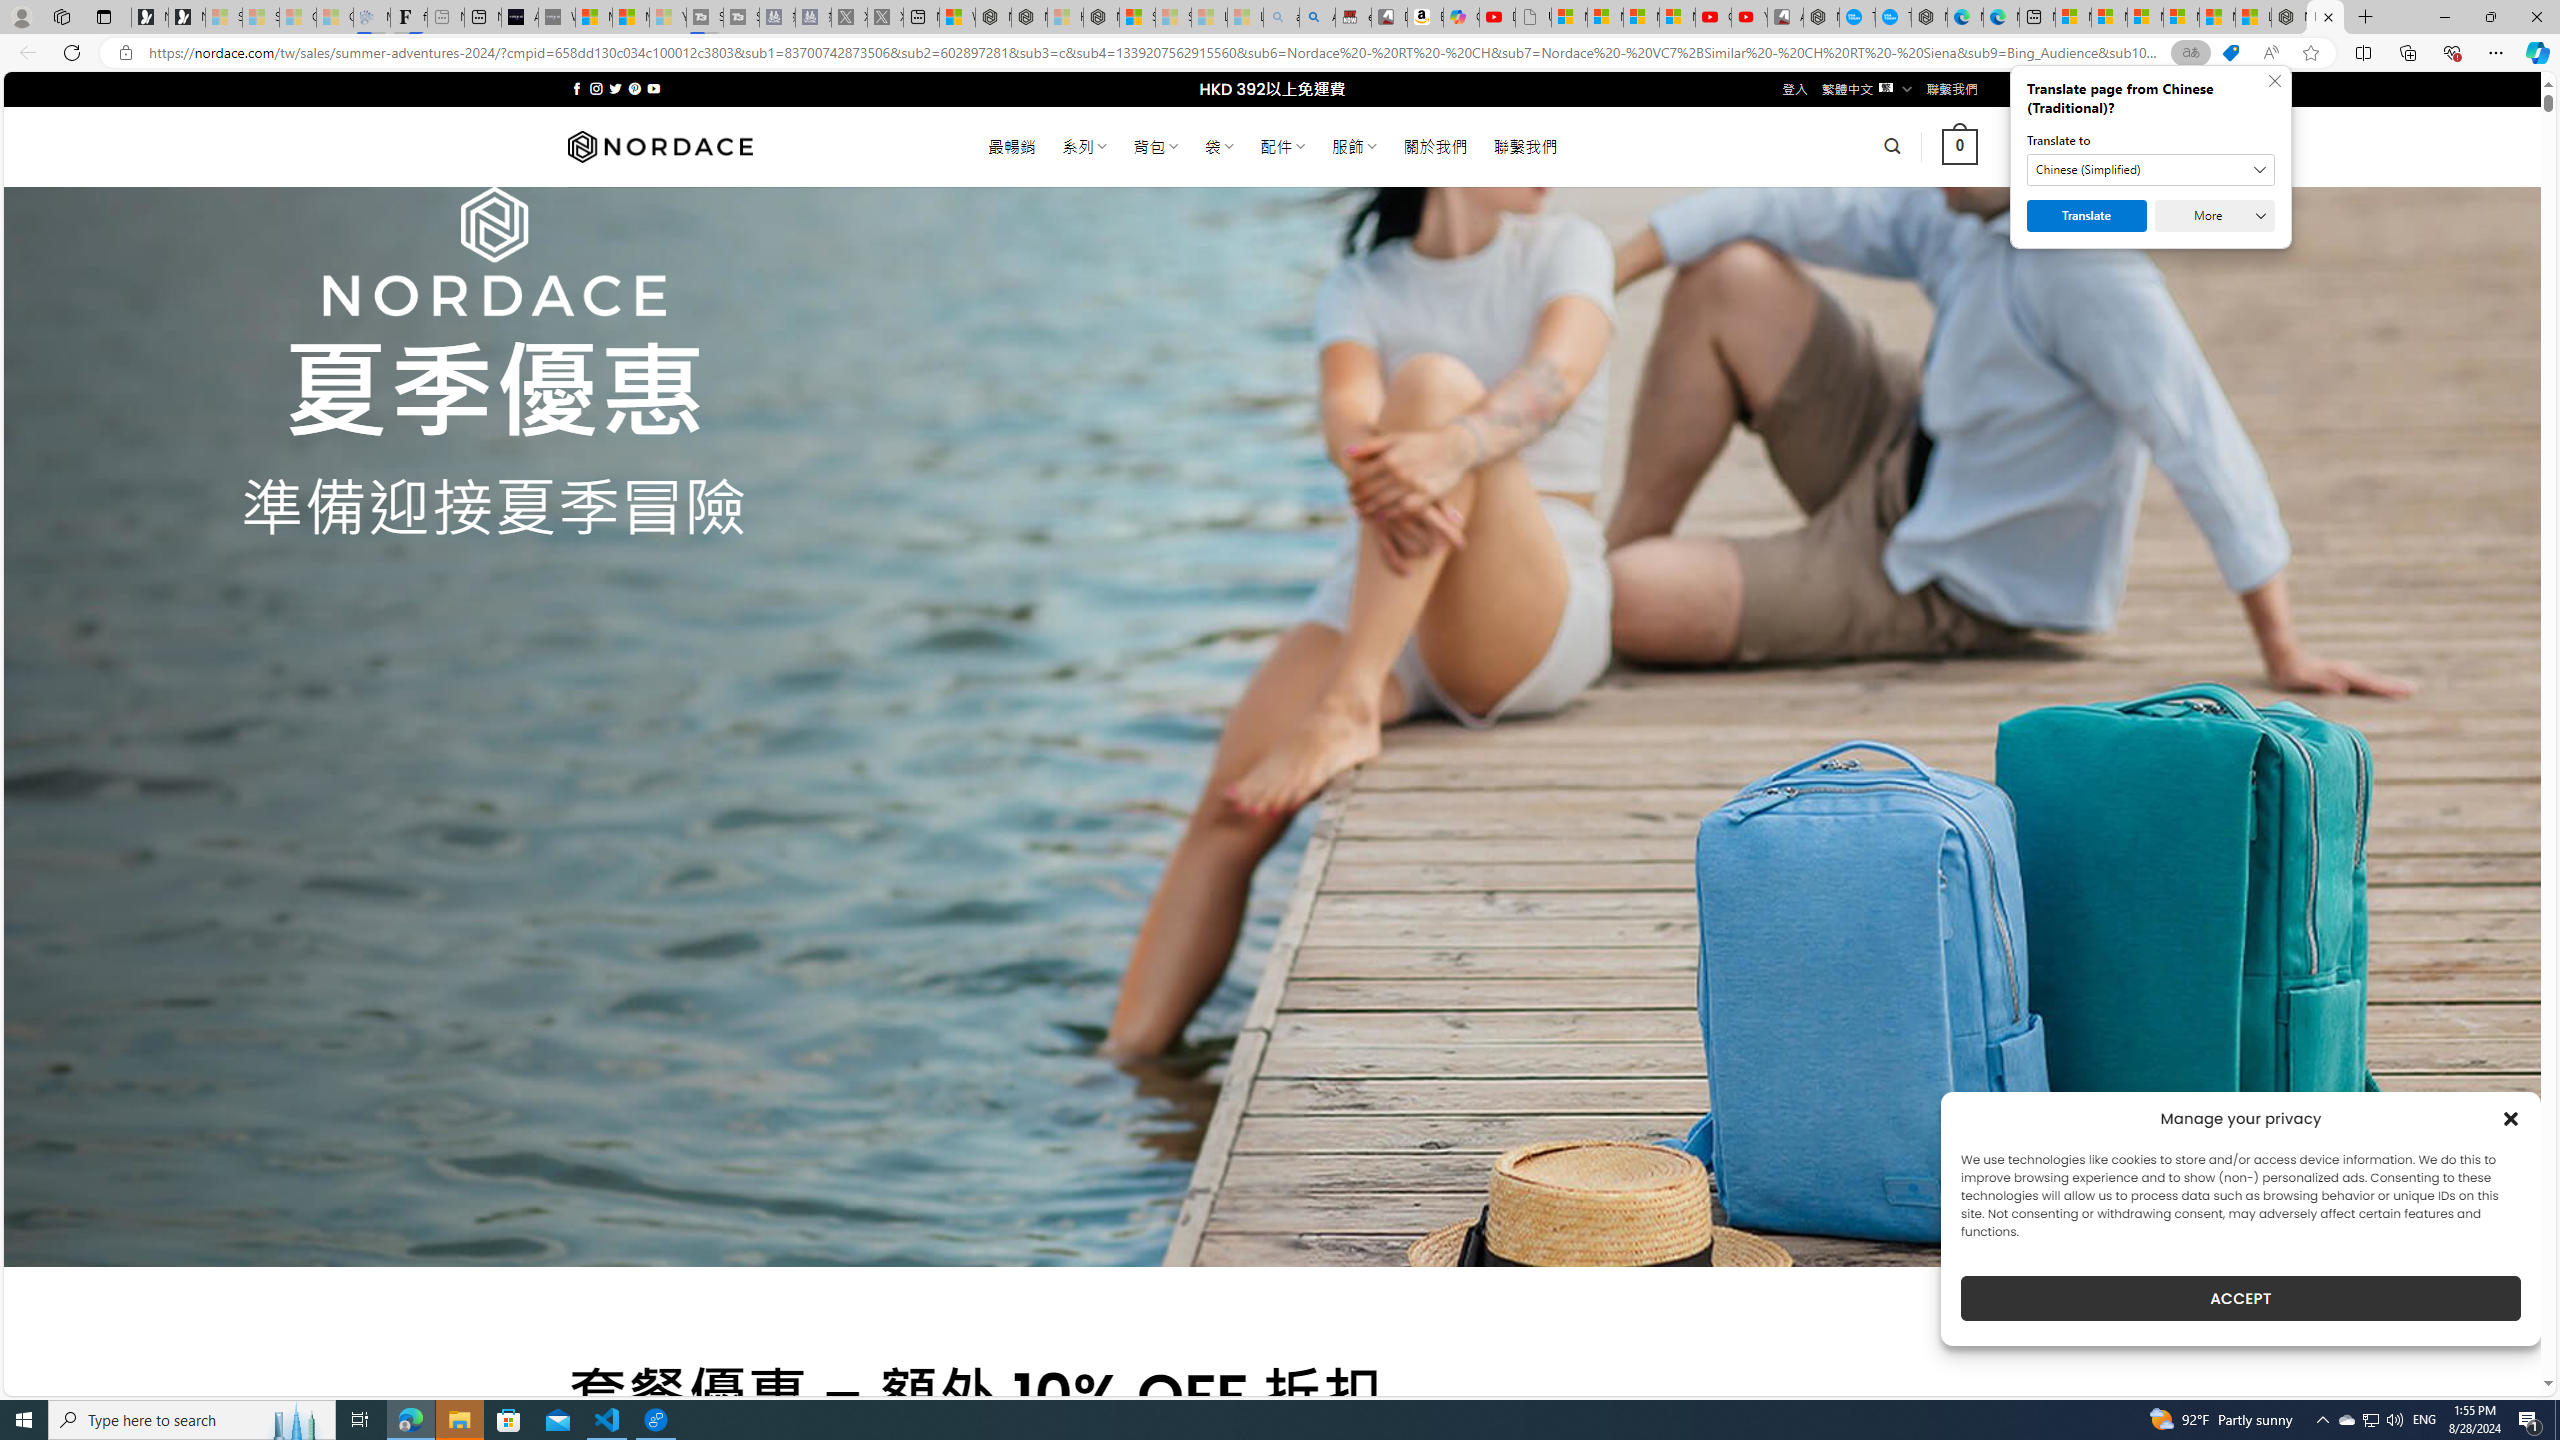  What do you see at coordinates (1460, 16) in the screenshot?
I see `'Copilot'` at bounding box center [1460, 16].